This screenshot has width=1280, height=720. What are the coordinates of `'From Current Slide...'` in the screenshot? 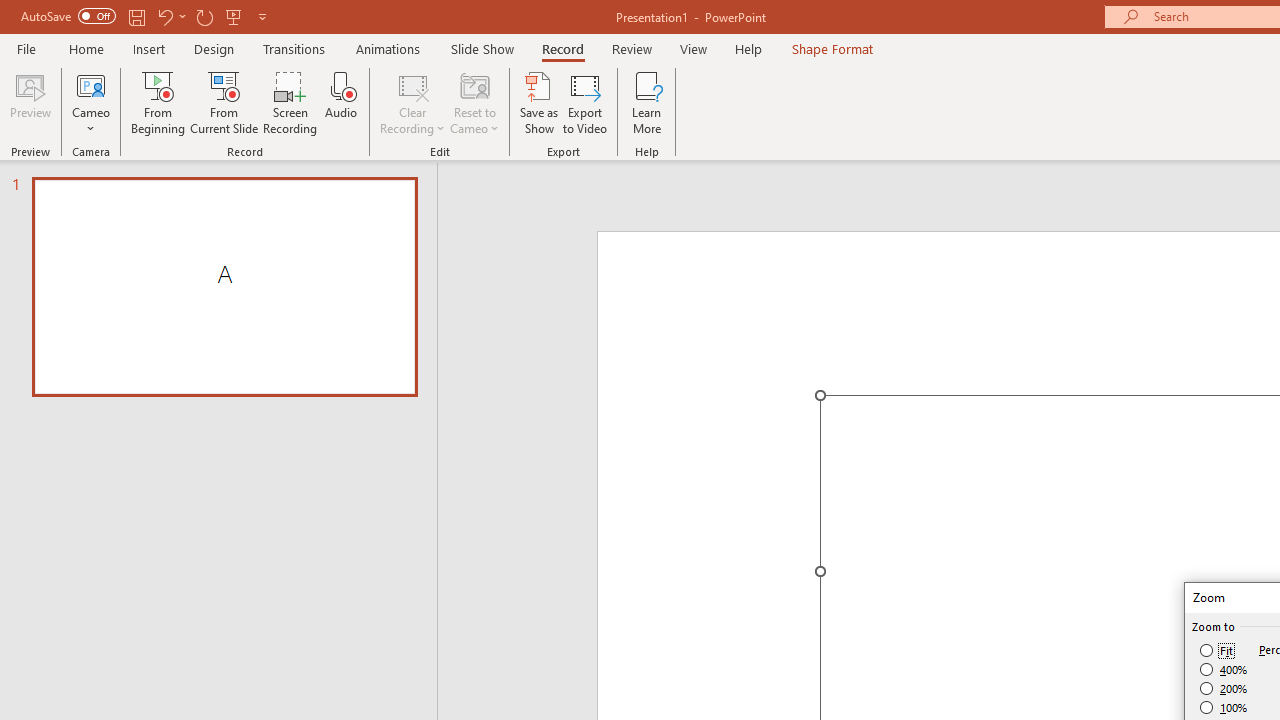 It's located at (224, 103).